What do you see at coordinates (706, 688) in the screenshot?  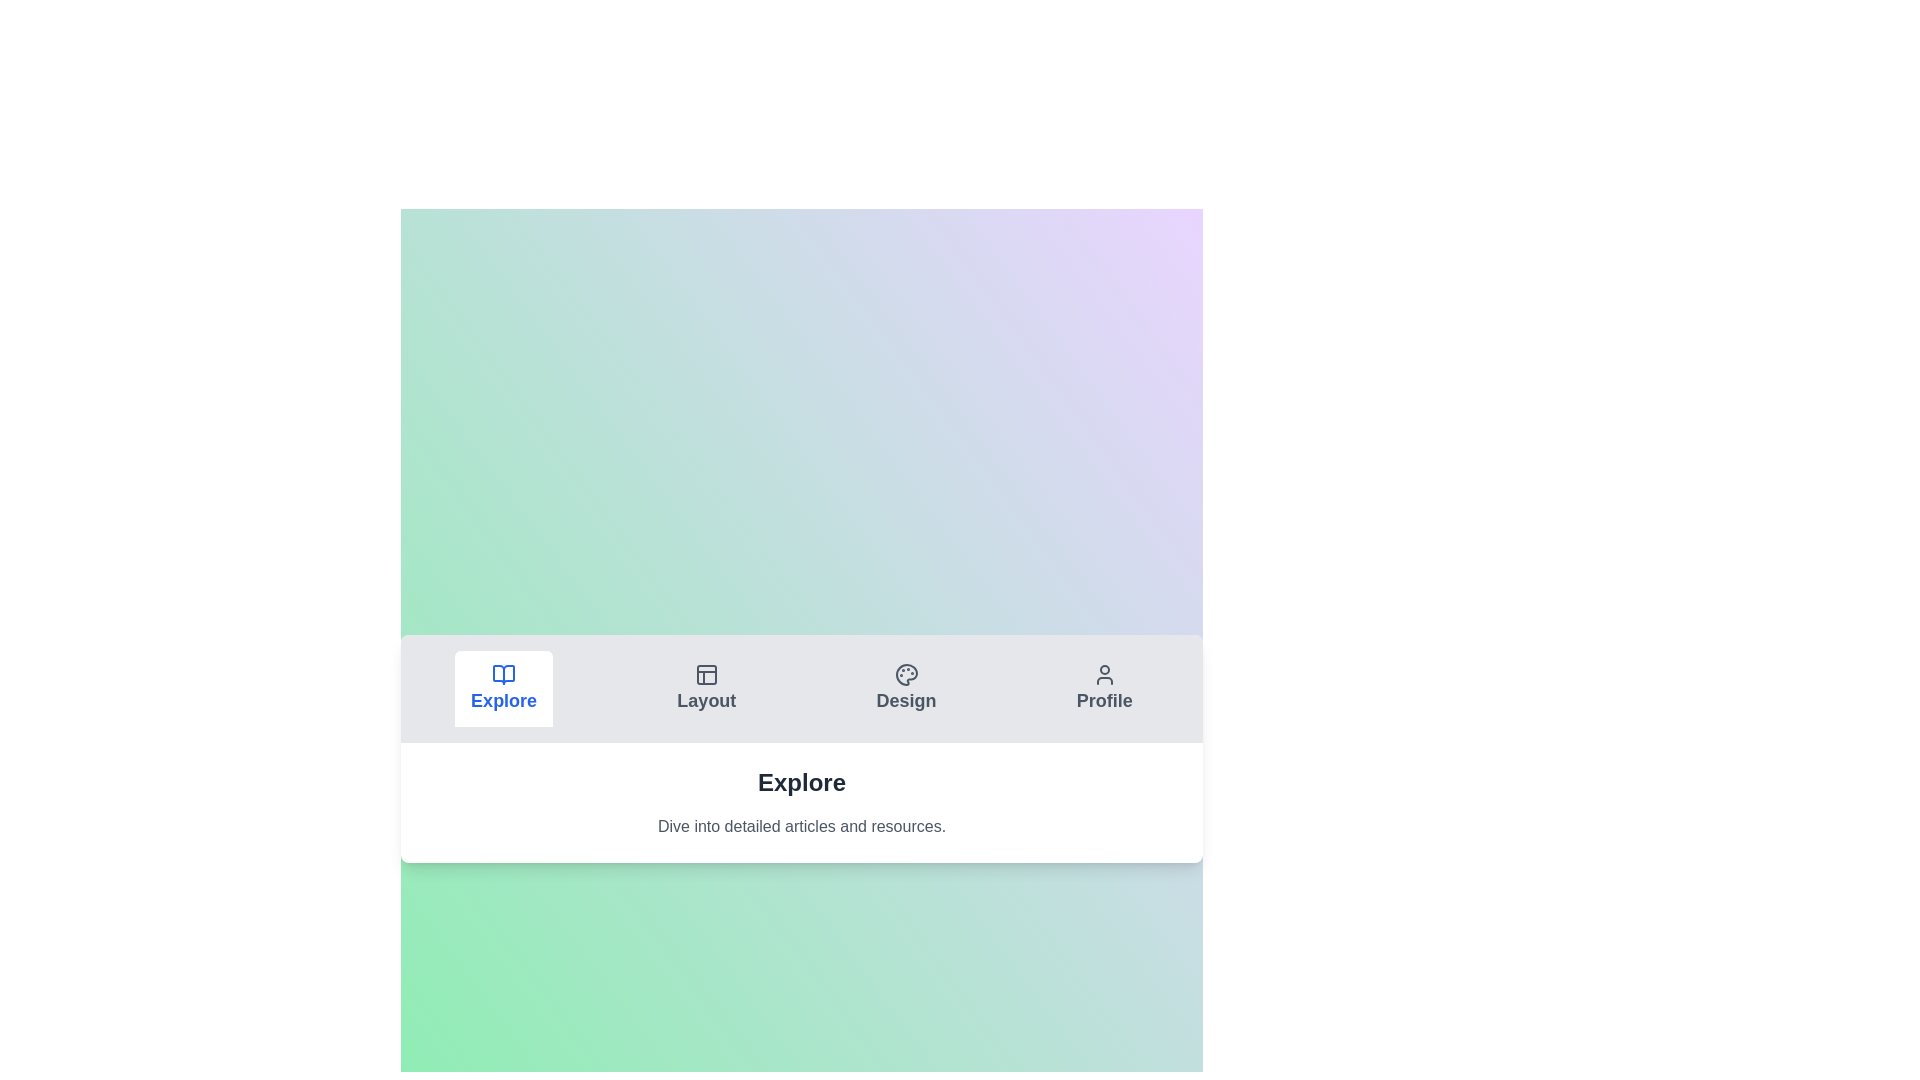 I see `the Layout tab by clicking on it` at bounding box center [706, 688].